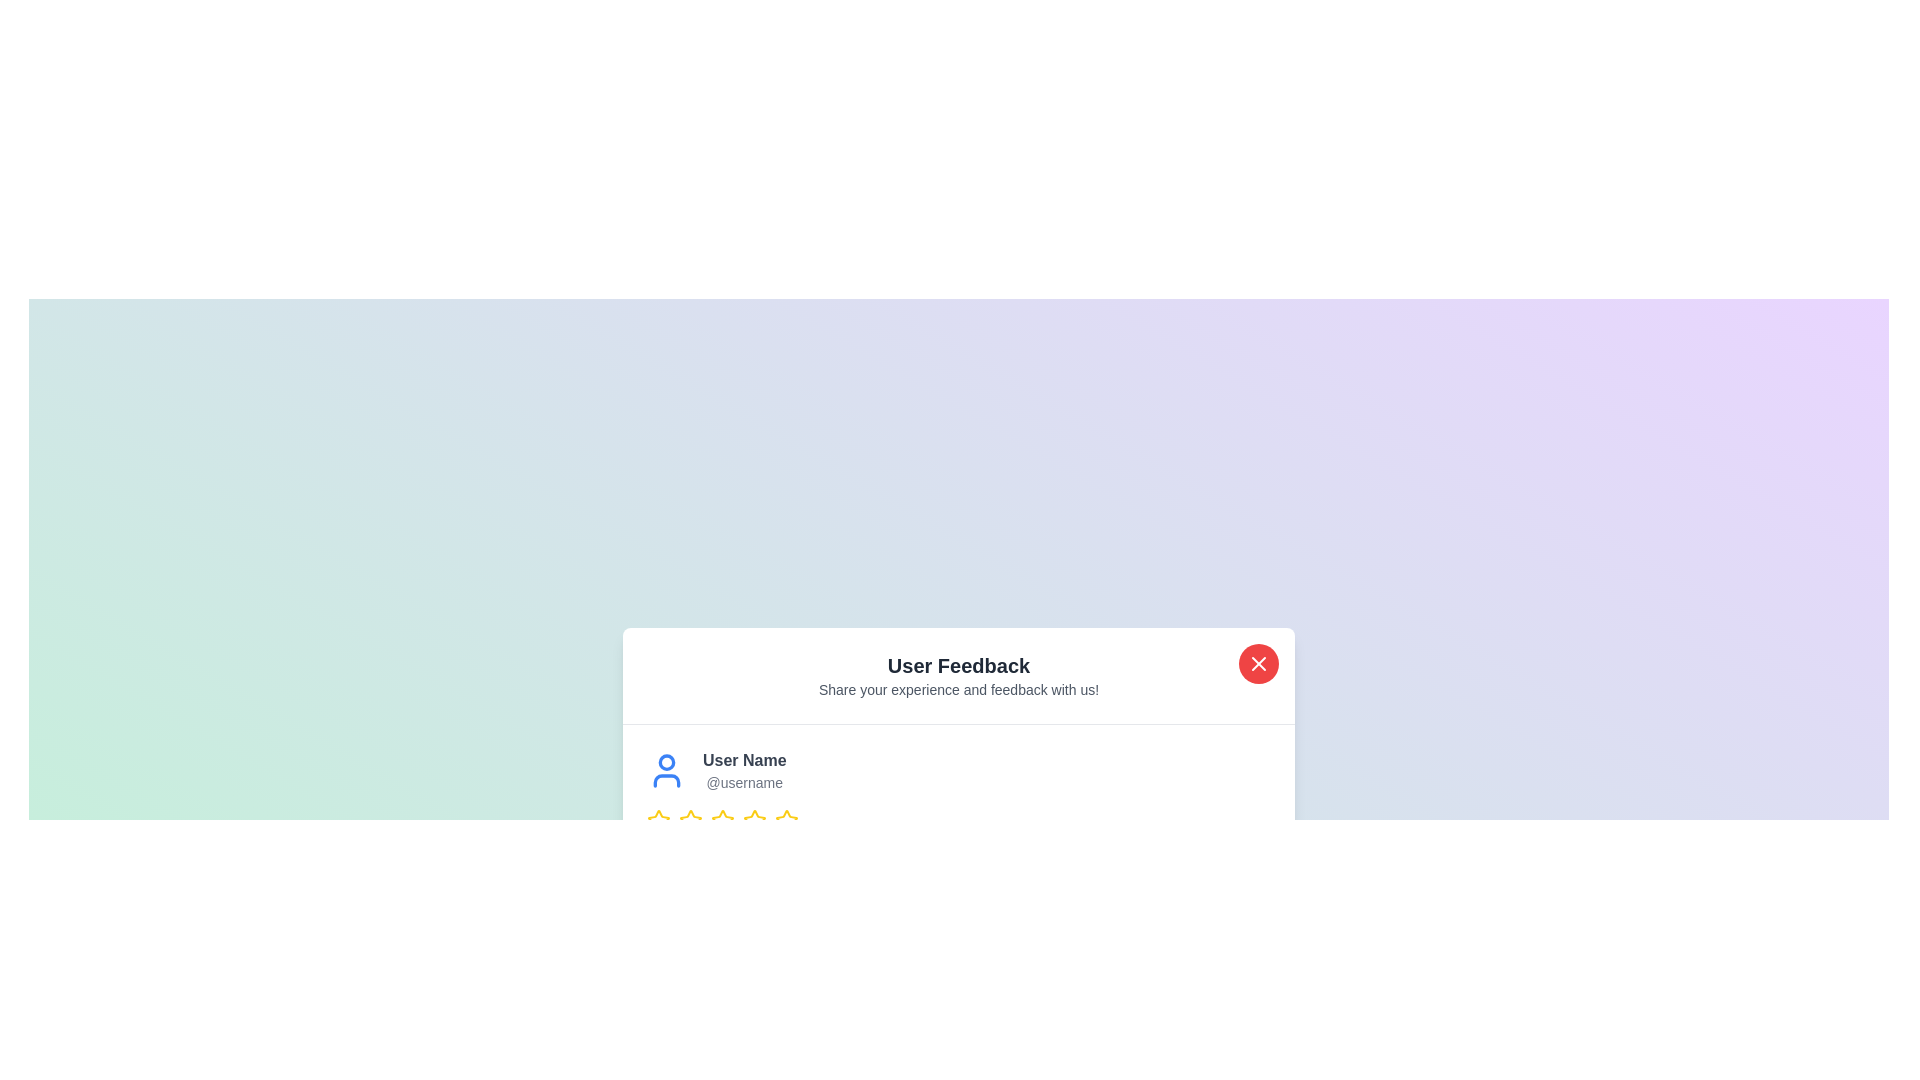  I want to click on displayed text in the text display block that shows the name and username information of a user, located next to the user avatar icon, so click(743, 769).